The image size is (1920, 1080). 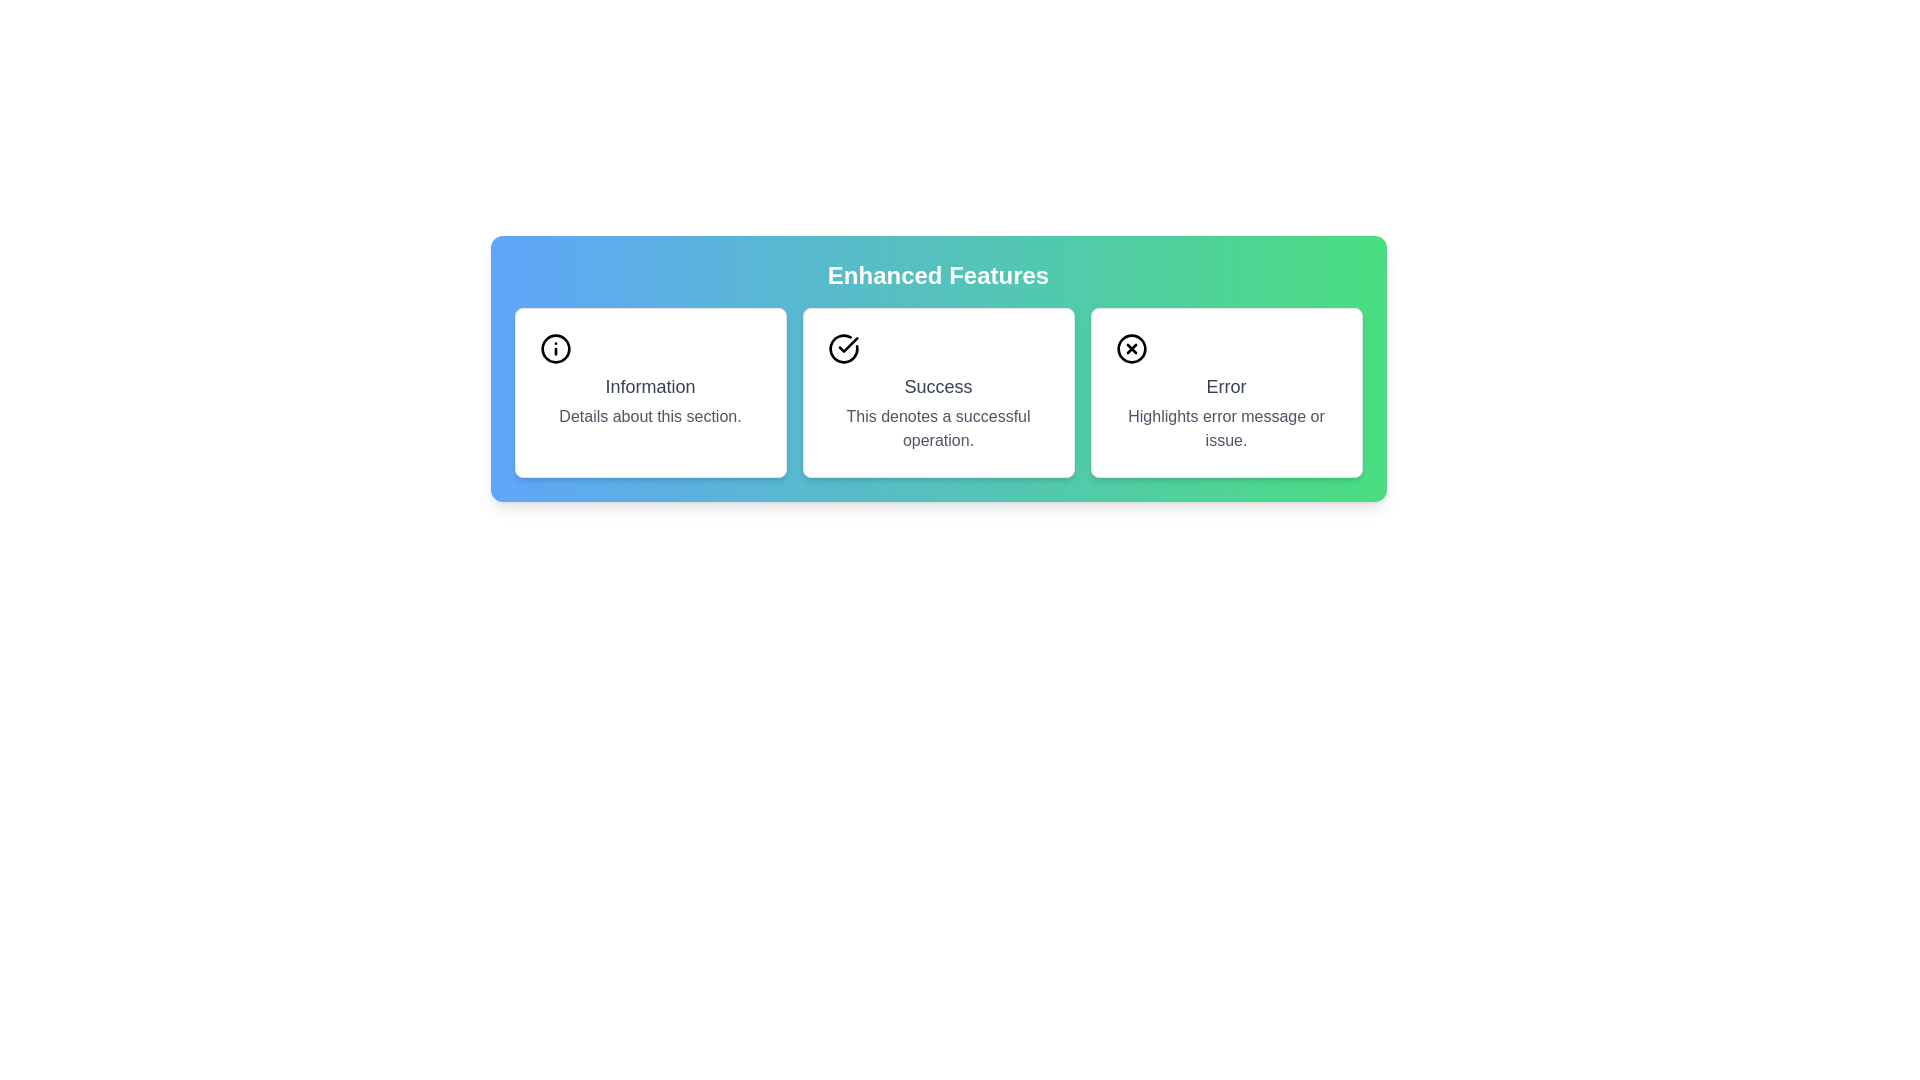 What do you see at coordinates (650, 386) in the screenshot?
I see `the text label that serves as a heading for the information section, located in the top-left card under the information icon and above the text 'Details about this section'` at bounding box center [650, 386].